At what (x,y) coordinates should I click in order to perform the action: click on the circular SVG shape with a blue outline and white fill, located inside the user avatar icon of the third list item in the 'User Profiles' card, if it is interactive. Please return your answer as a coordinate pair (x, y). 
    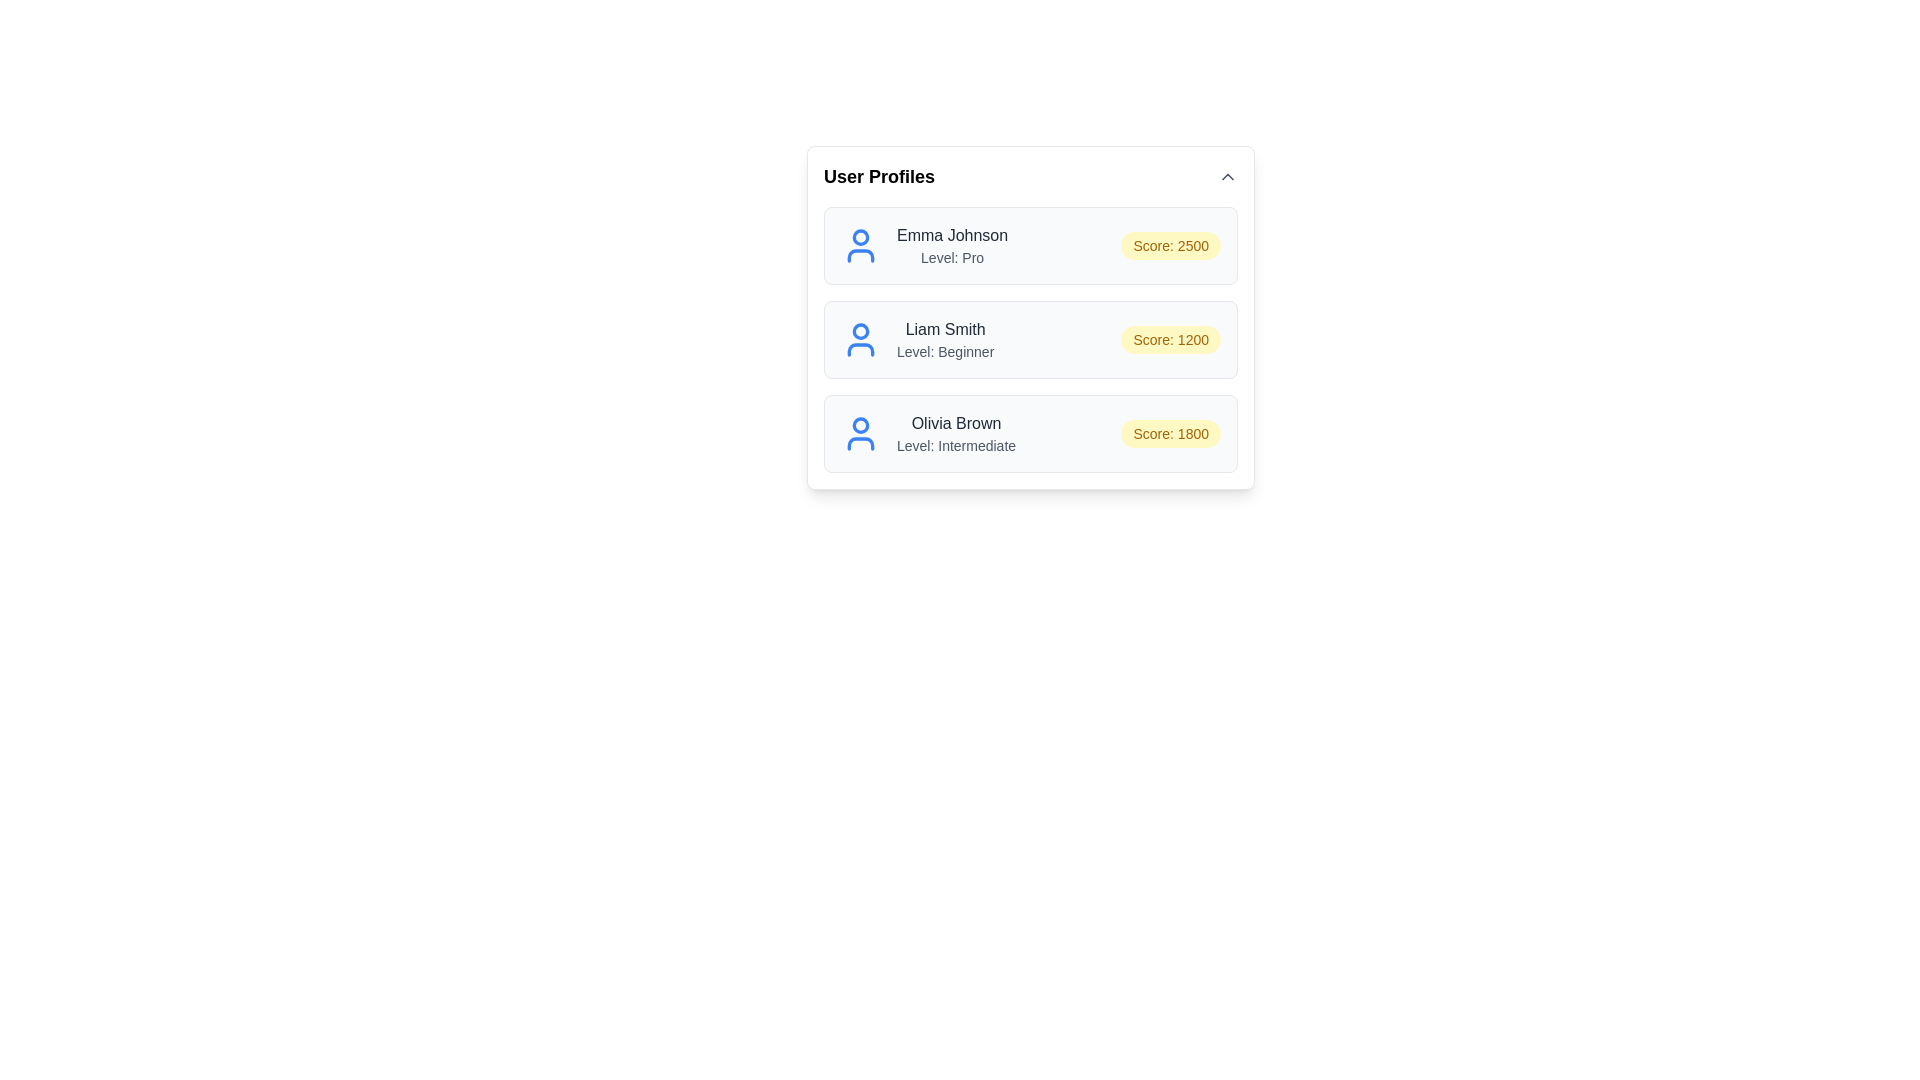
    Looking at the image, I should click on (860, 423).